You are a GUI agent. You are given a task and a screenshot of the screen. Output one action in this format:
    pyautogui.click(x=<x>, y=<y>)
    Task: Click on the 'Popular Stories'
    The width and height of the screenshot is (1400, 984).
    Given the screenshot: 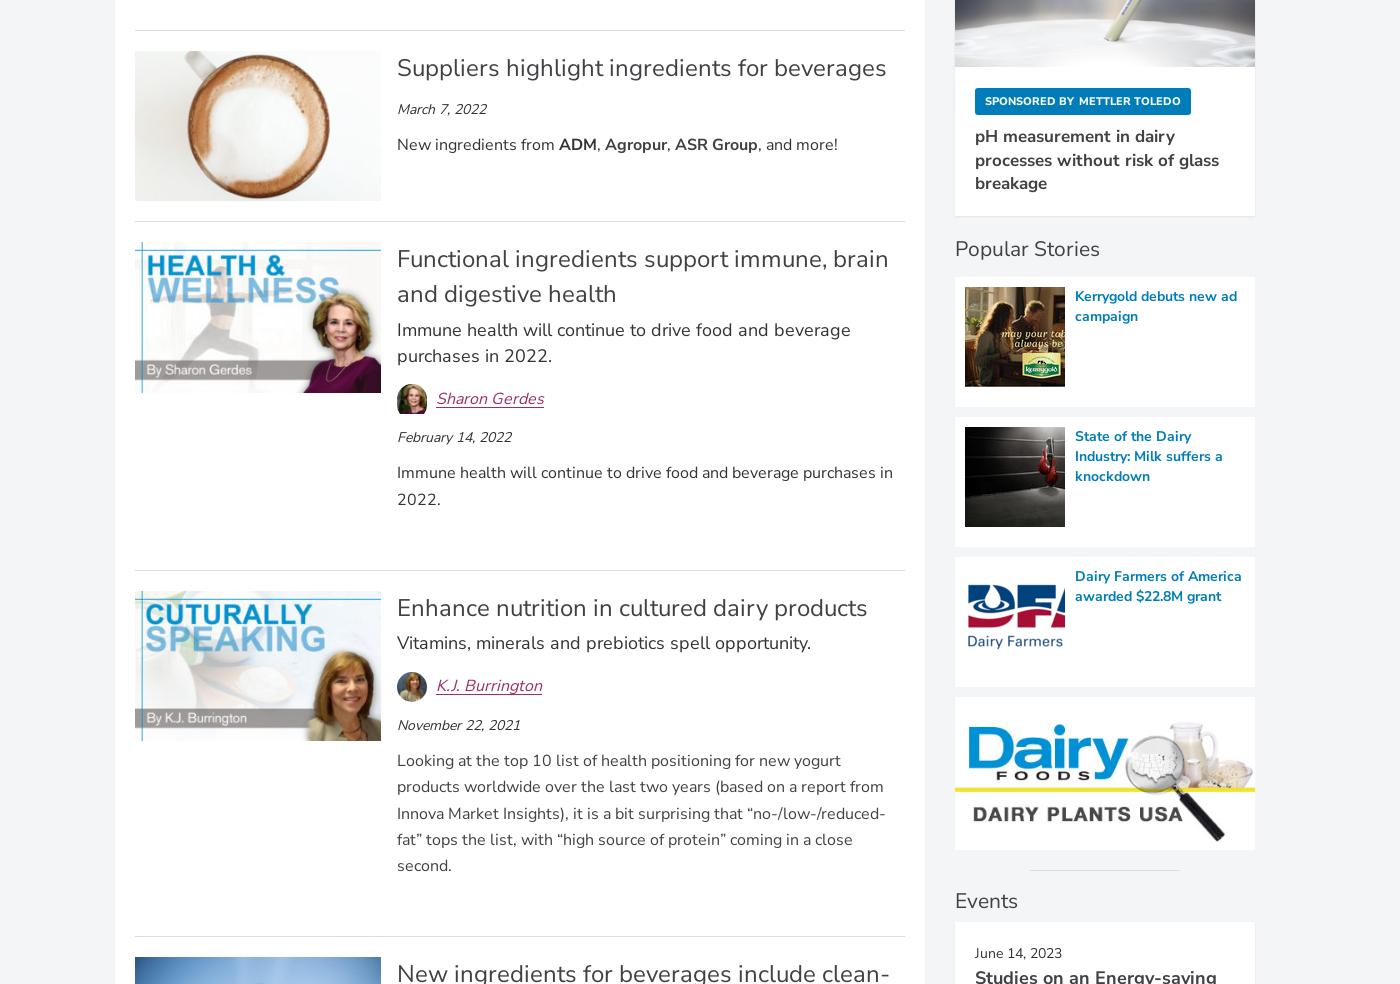 What is the action you would take?
    pyautogui.click(x=1027, y=247)
    